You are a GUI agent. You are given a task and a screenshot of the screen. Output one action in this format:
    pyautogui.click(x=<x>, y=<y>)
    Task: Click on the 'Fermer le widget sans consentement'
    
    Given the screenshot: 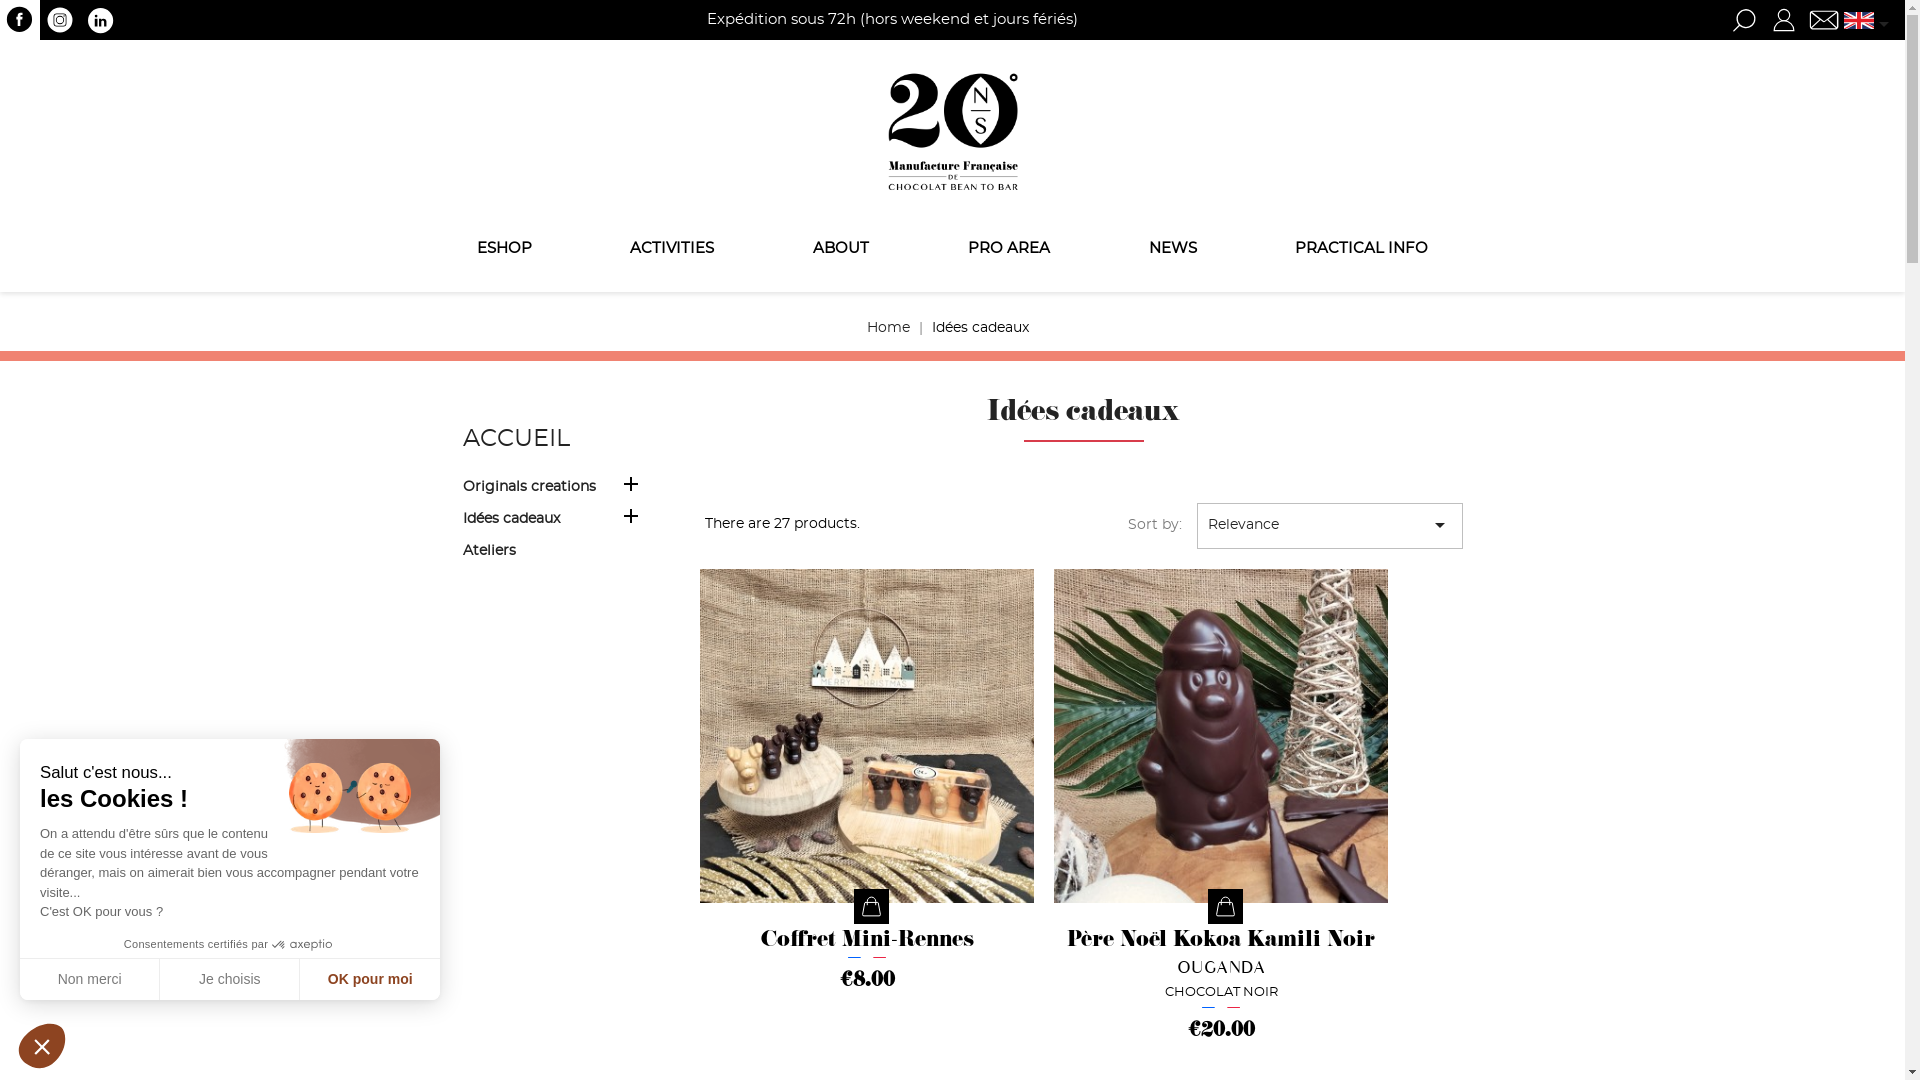 What is the action you would take?
    pyautogui.click(x=42, y=1044)
    